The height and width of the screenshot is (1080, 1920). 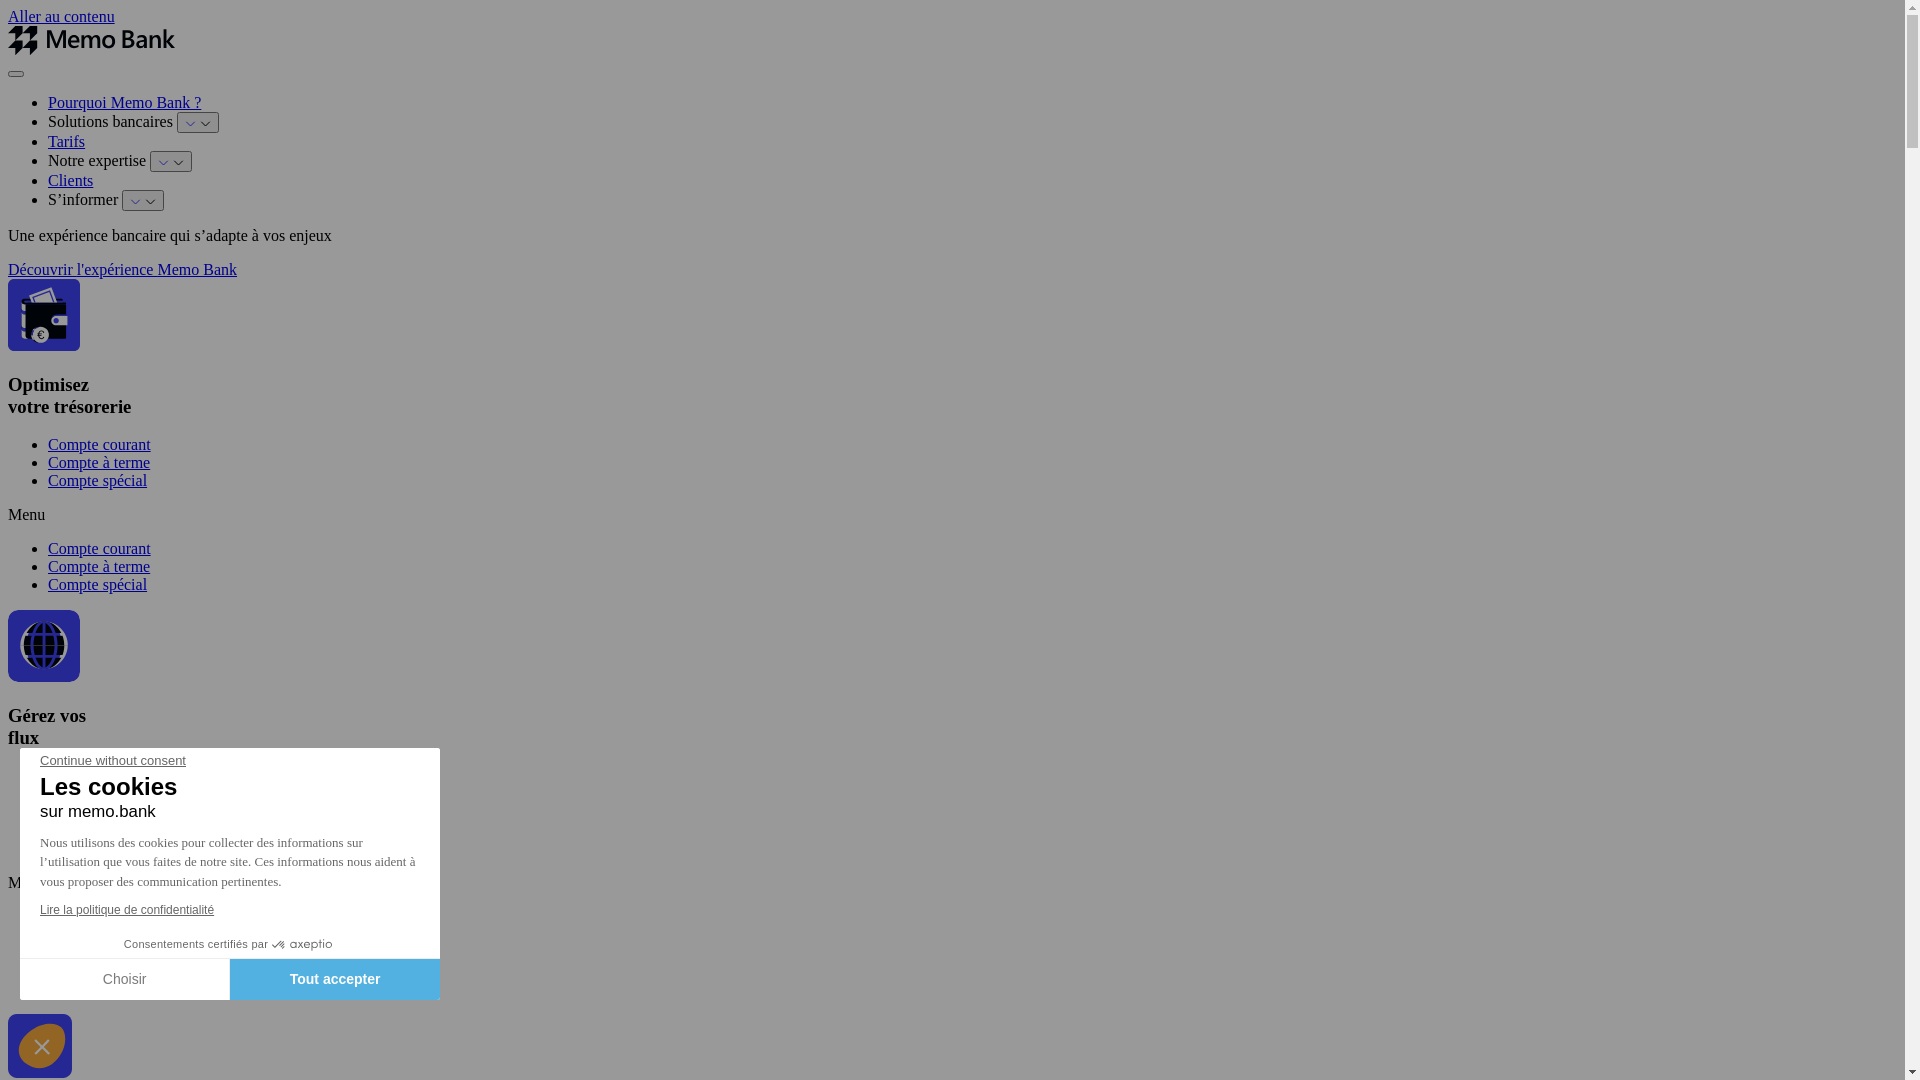 What do you see at coordinates (123, 102) in the screenshot?
I see `'Pourquoi Memo Bank ?'` at bounding box center [123, 102].